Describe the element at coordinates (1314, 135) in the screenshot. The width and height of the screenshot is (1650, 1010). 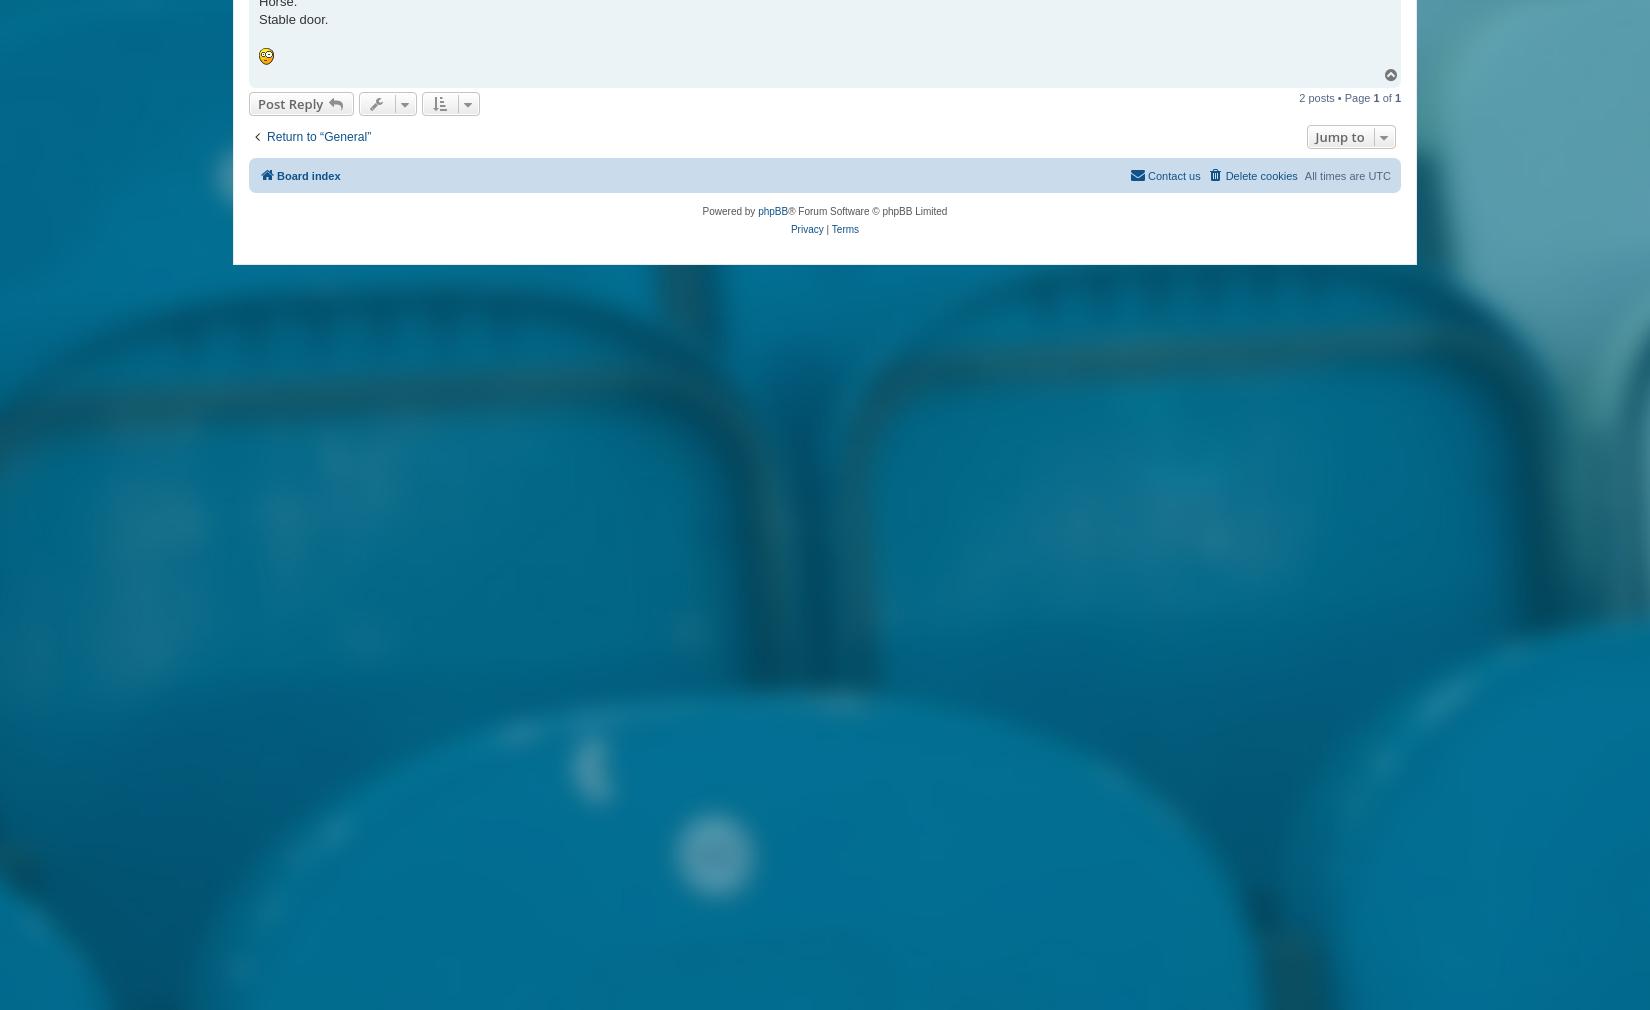
I see `'Jump to'` at that location.